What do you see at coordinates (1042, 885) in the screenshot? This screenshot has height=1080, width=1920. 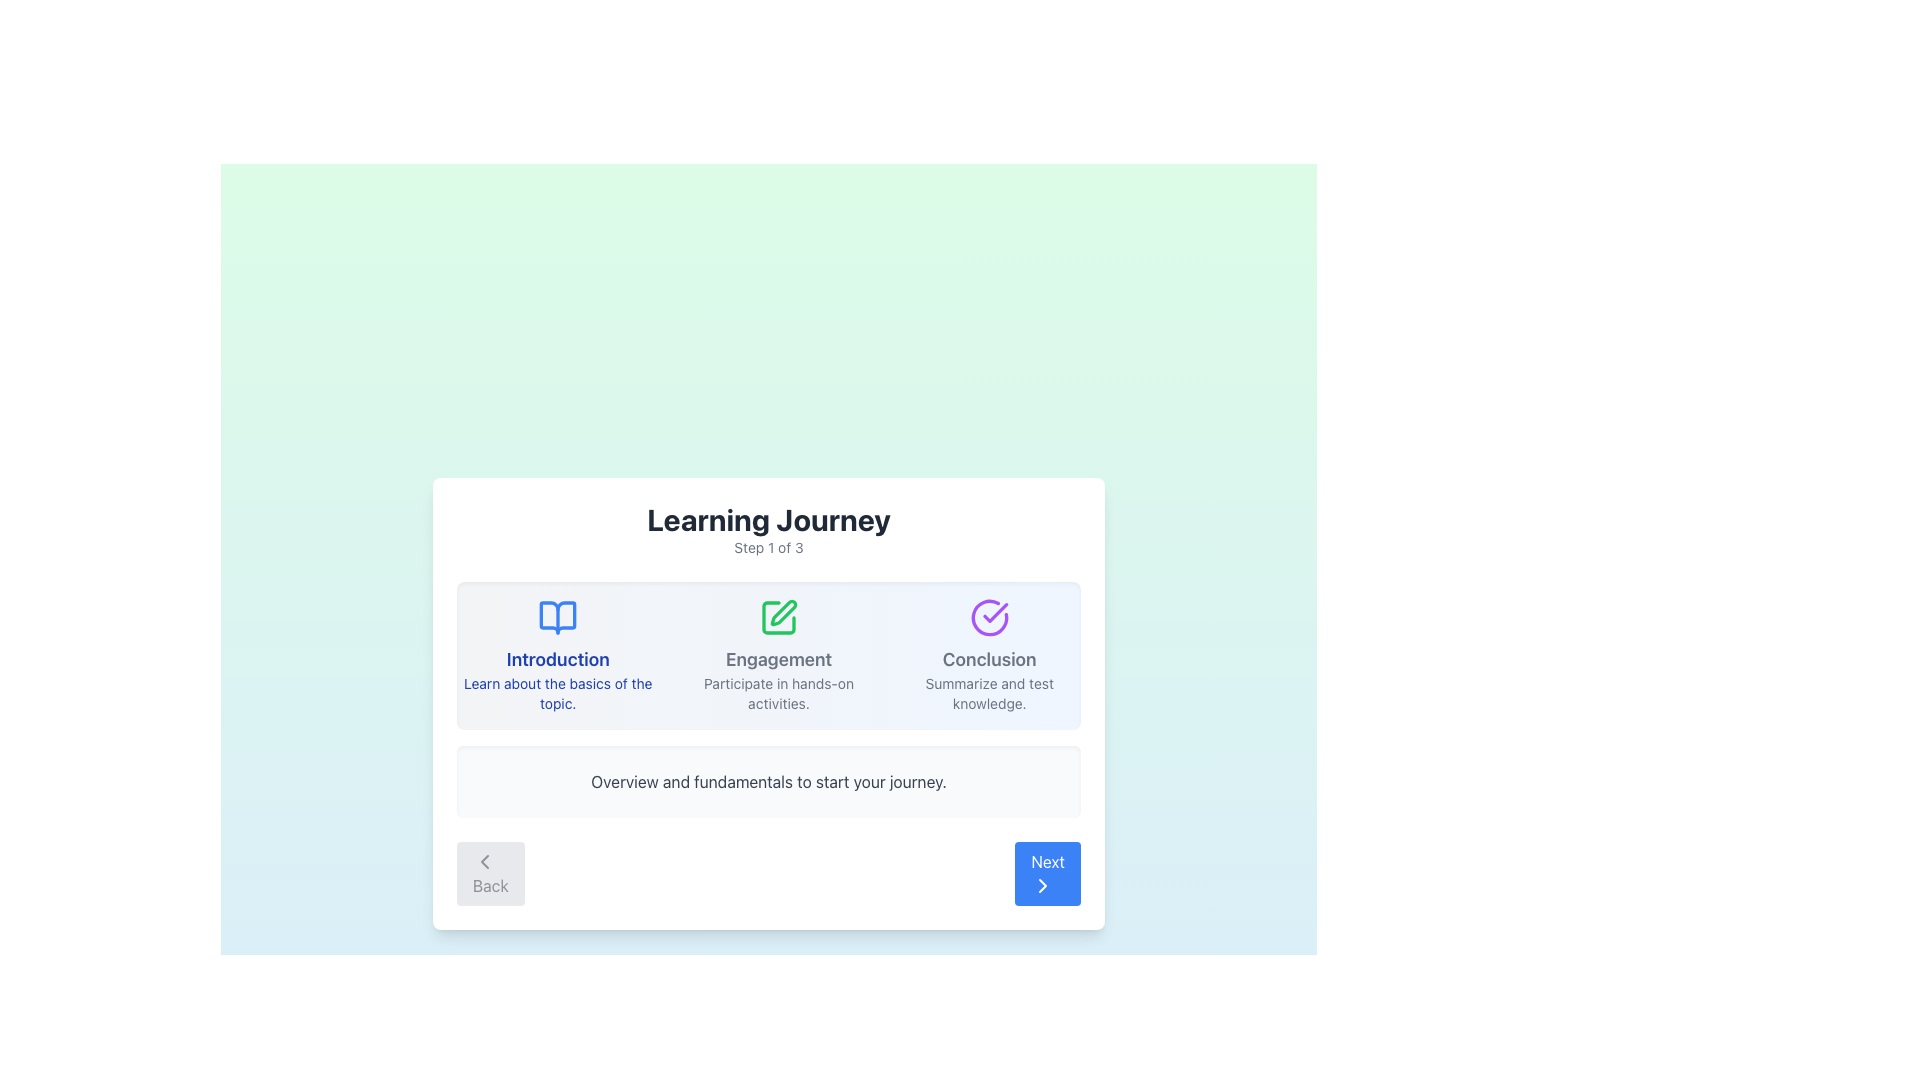 I see `the right-pointing chevron icon inside the 'Next' button located at the bottom-right of the panel` at bounding box center [1042, 885].